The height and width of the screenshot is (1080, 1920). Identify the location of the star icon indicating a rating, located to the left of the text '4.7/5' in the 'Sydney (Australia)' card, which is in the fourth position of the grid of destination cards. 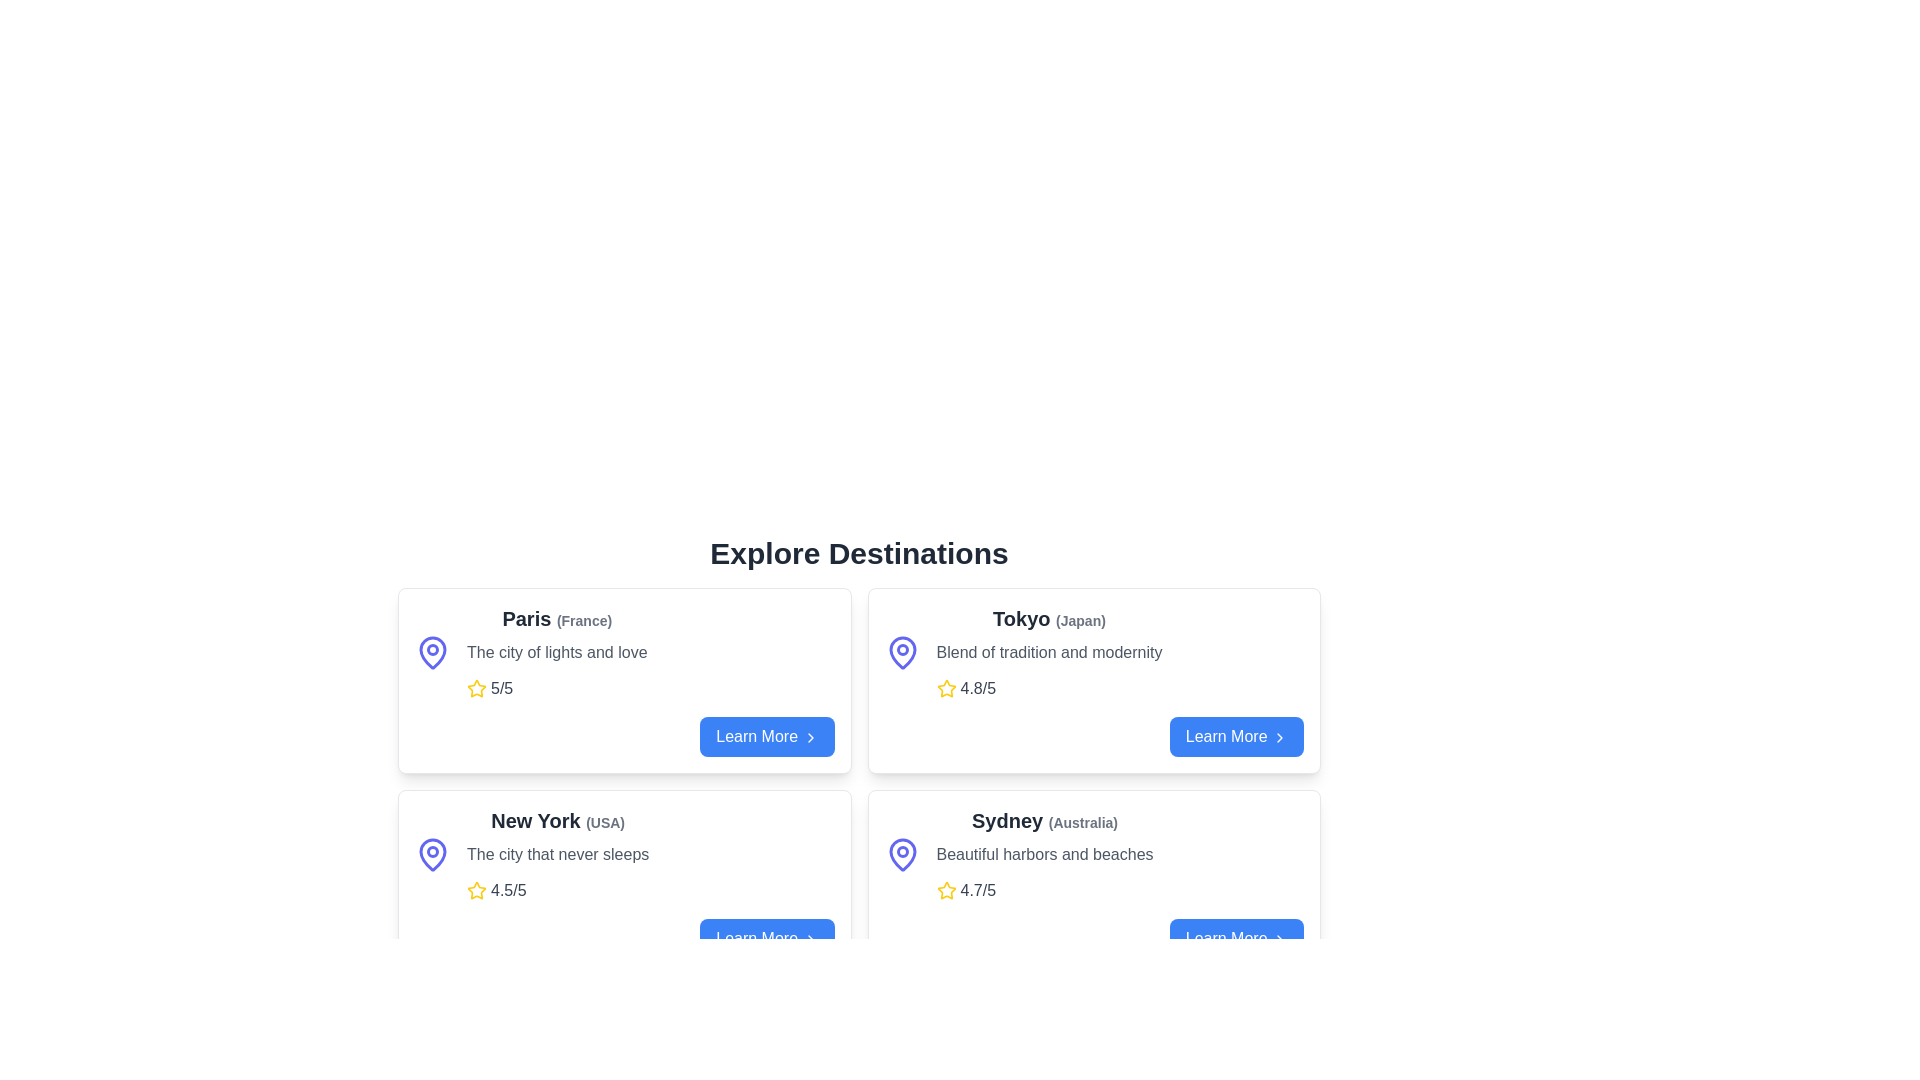
(945, 890).